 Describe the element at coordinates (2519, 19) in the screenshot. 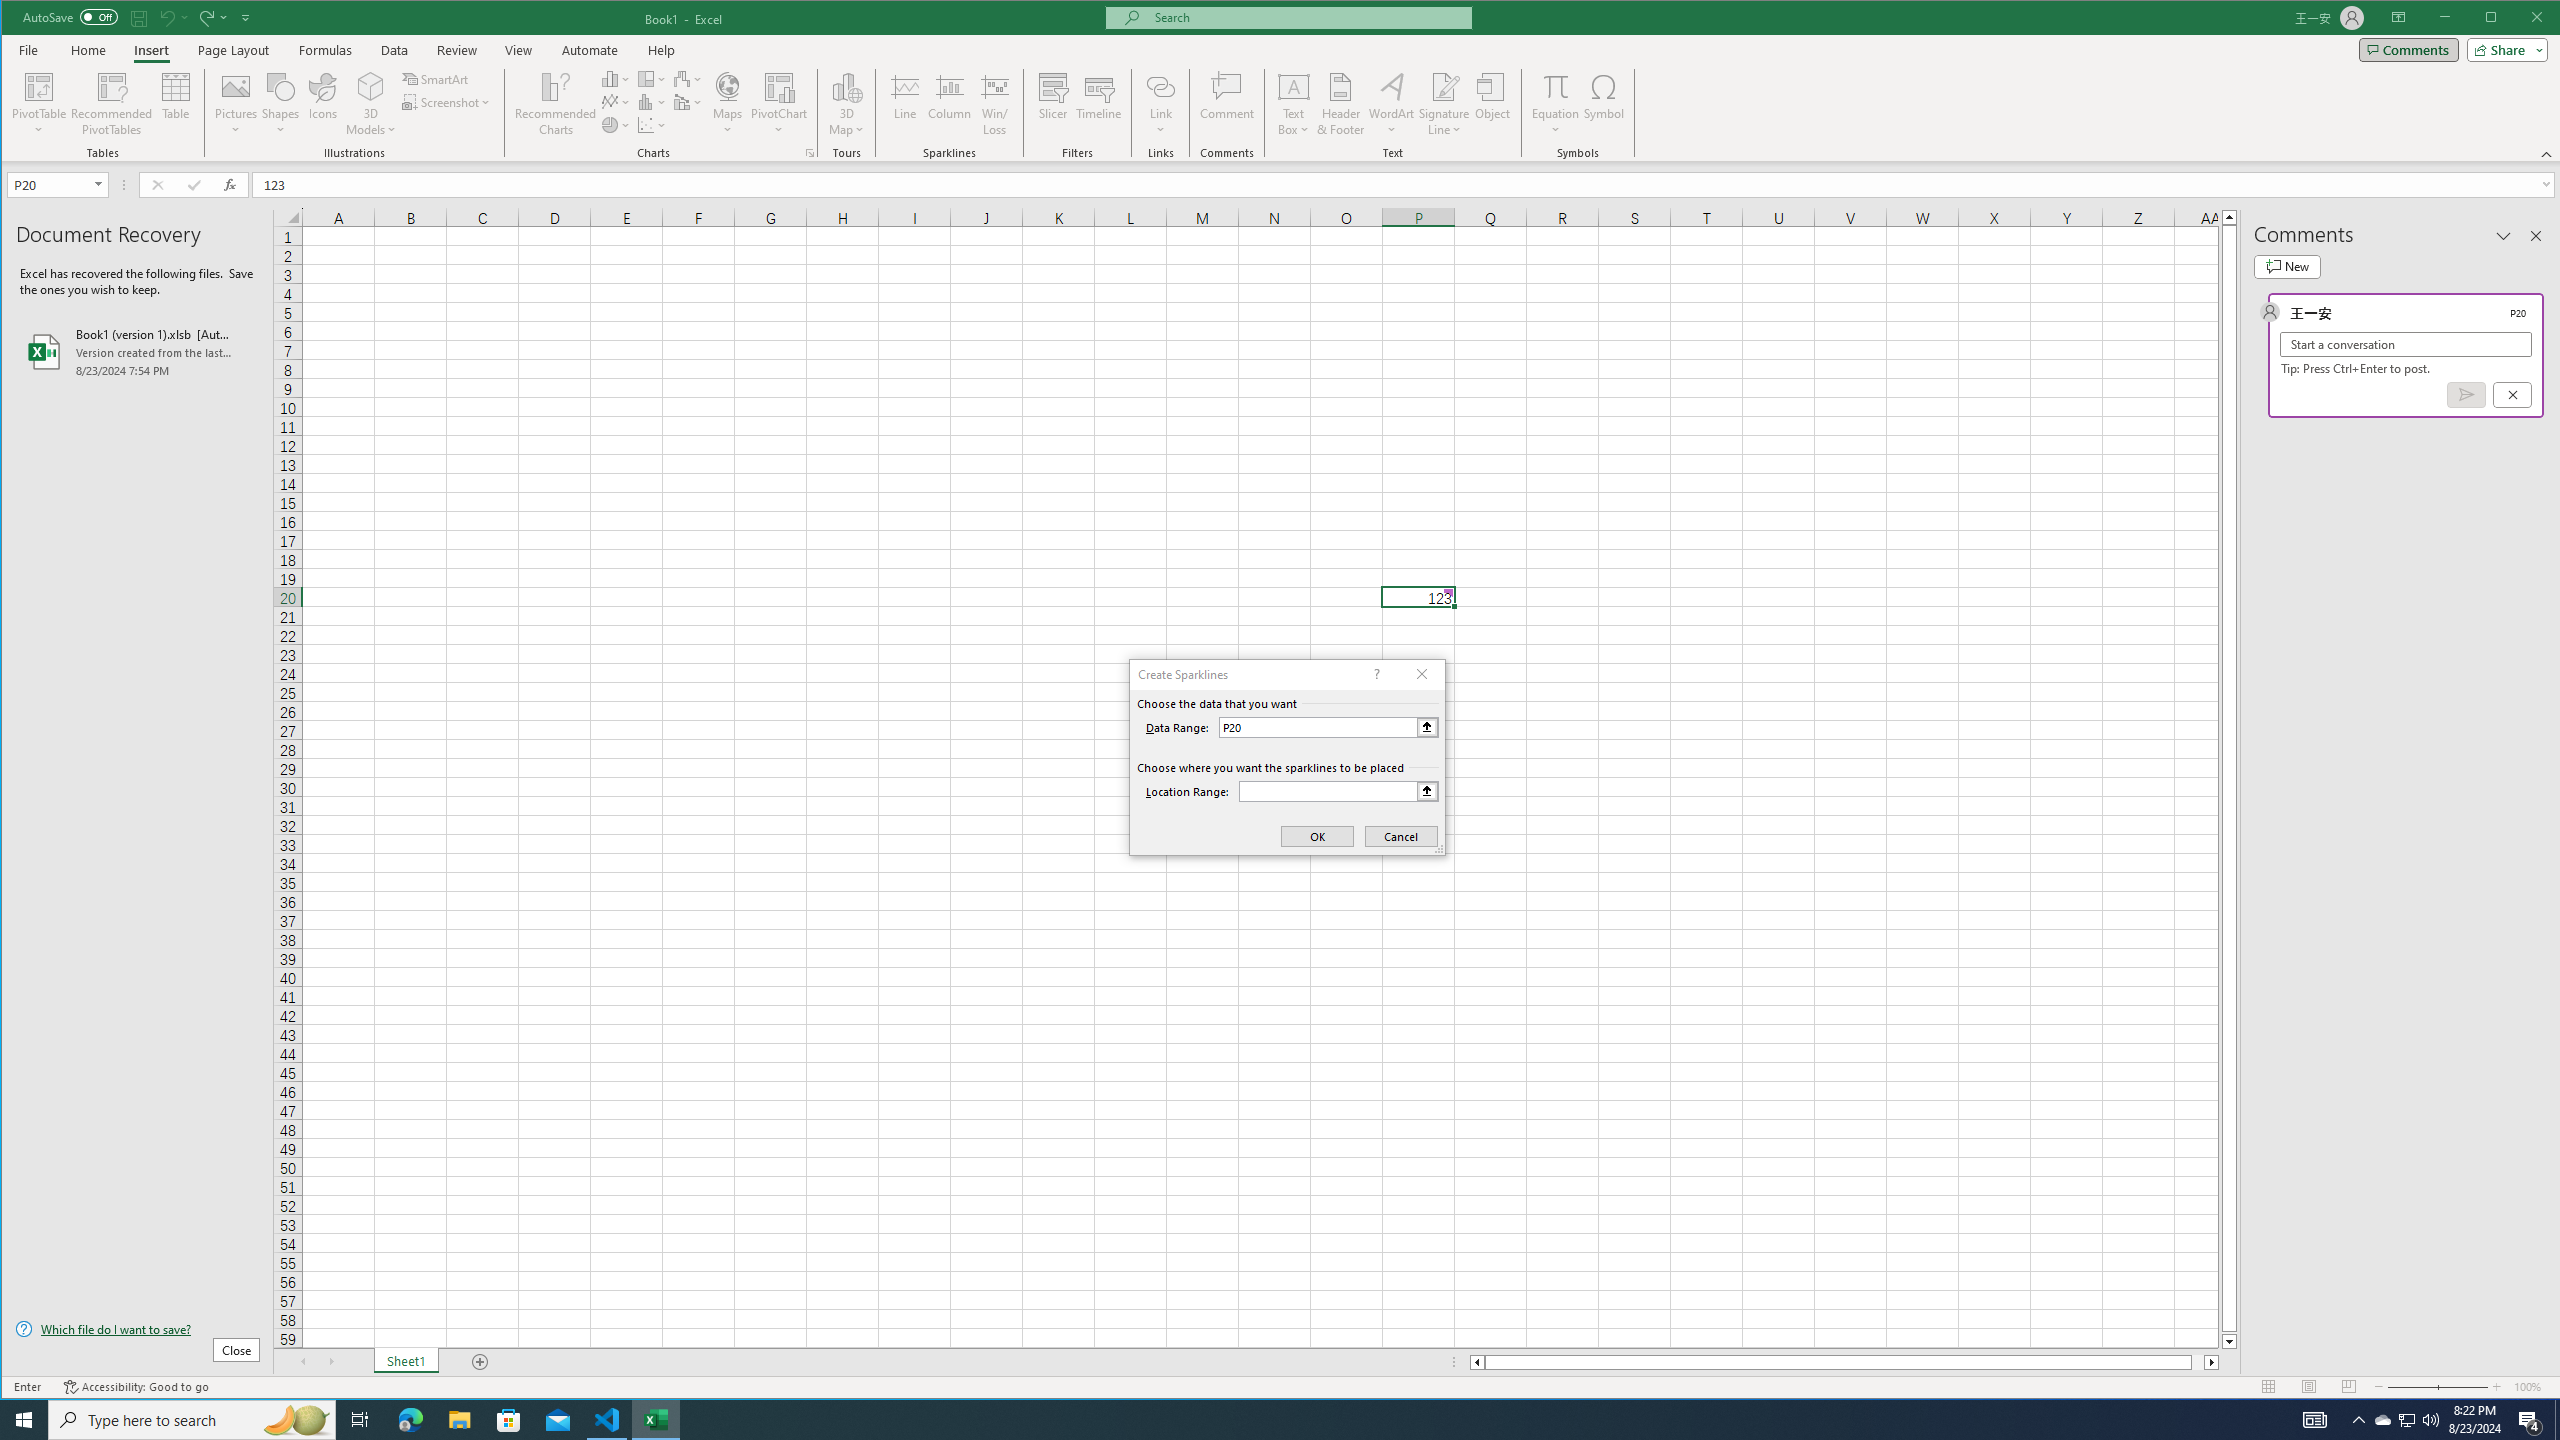

I see `'Maximize'` at that location.